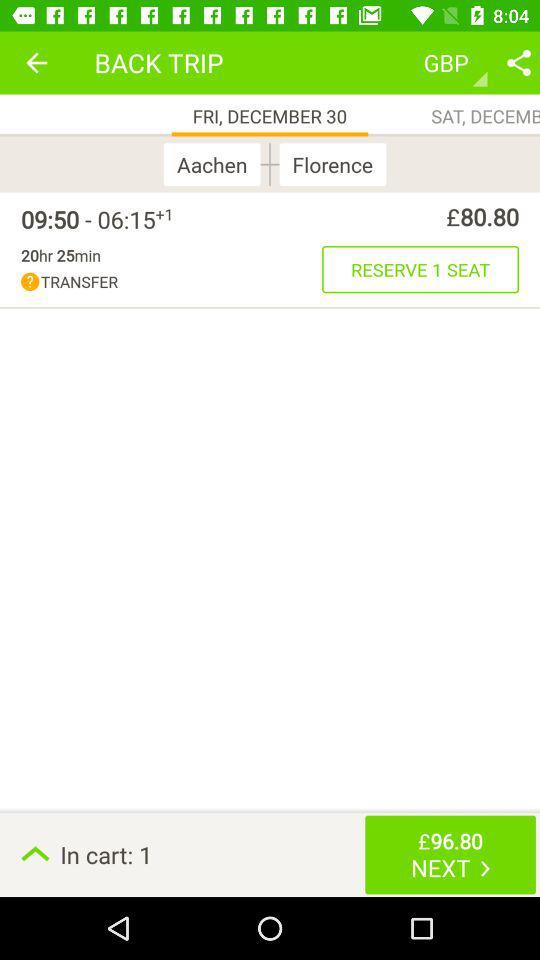 This screenshot has width=540, height=960. Describe the element at coordinates (518, 62) in the screenshot. I see `item above the sat, december 31 item` at that location.